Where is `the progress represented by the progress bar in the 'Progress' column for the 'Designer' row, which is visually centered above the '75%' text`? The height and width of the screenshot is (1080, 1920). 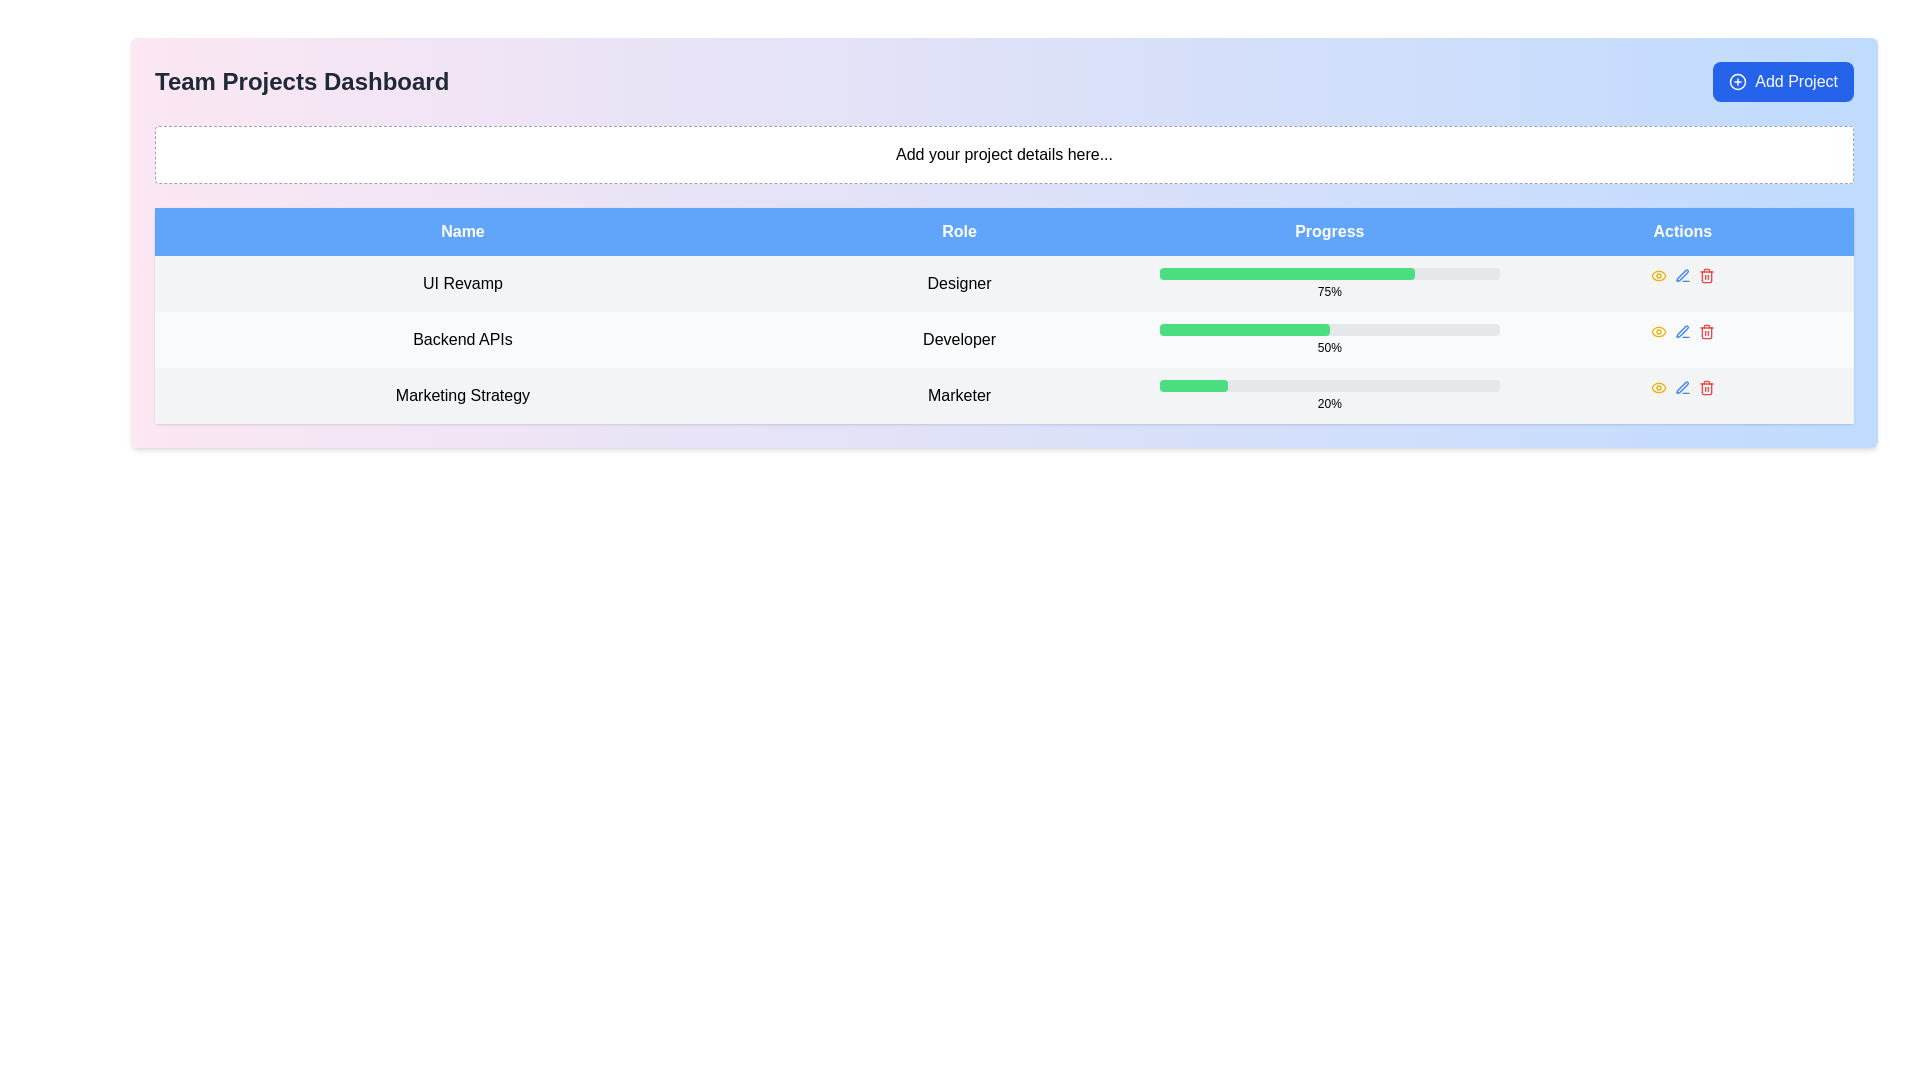 the progress represented by the progress bar in the 'Progress' column for the 'Designer' row, which is visually centered above the '75%' text is located at coordinates (1329, 273).